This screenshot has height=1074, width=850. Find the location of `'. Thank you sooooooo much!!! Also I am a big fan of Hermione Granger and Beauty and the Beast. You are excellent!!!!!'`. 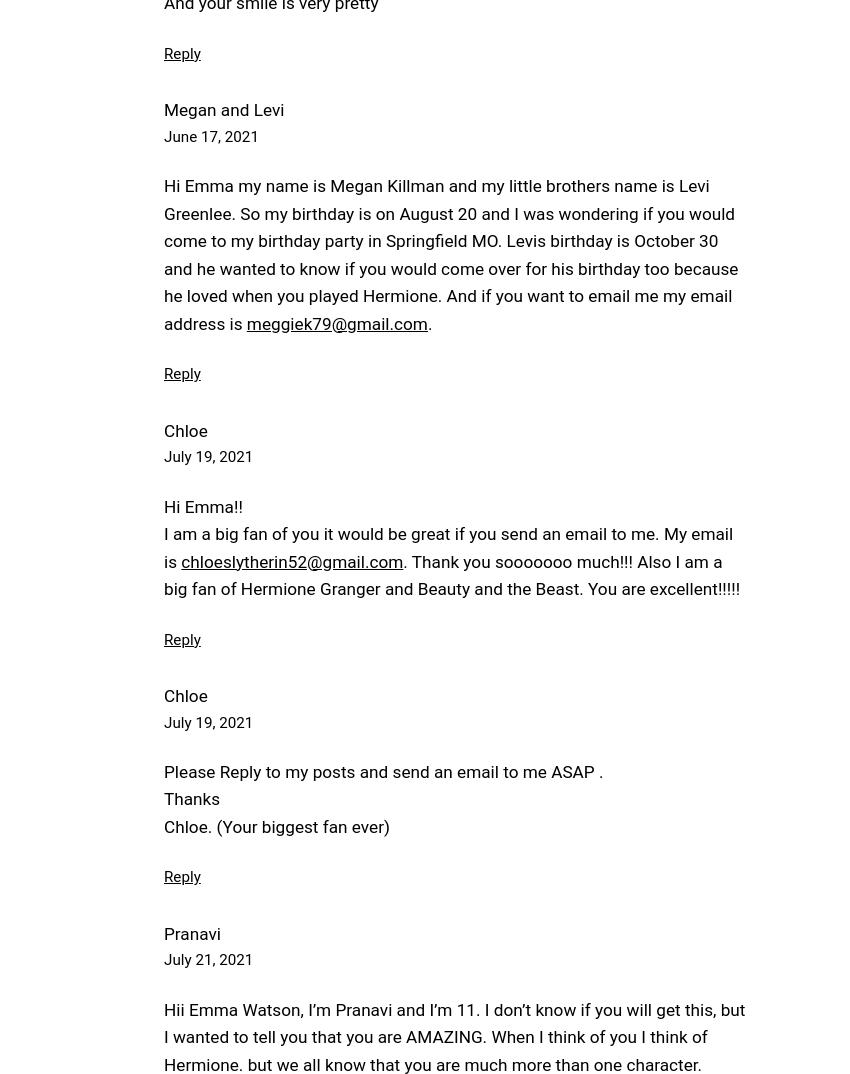

'. Thank you sooooooo much!!! Also I am a big fan of Hermione Granger and Beauty and the Beast. You are excellent!!!!!' is located at coordinates (163, 574).